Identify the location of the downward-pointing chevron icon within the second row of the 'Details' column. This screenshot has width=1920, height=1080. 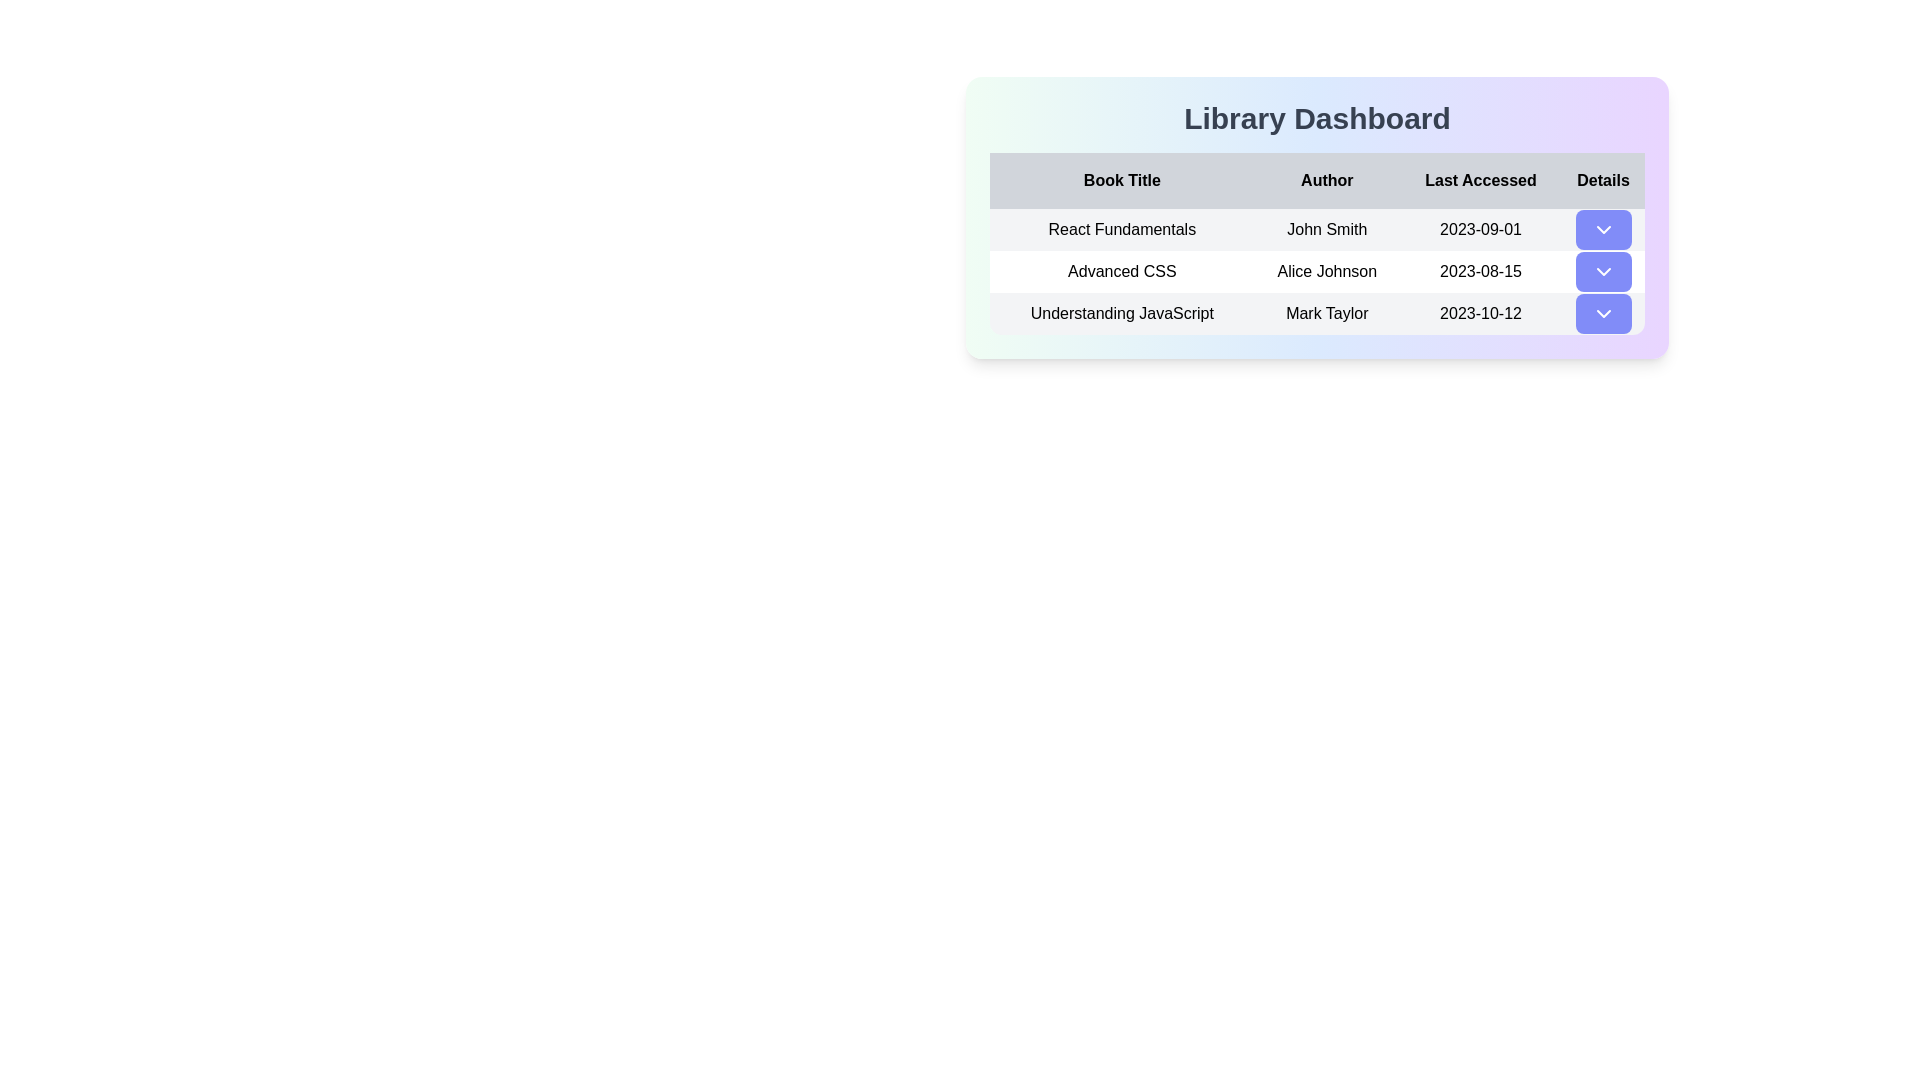
(1603, 272).